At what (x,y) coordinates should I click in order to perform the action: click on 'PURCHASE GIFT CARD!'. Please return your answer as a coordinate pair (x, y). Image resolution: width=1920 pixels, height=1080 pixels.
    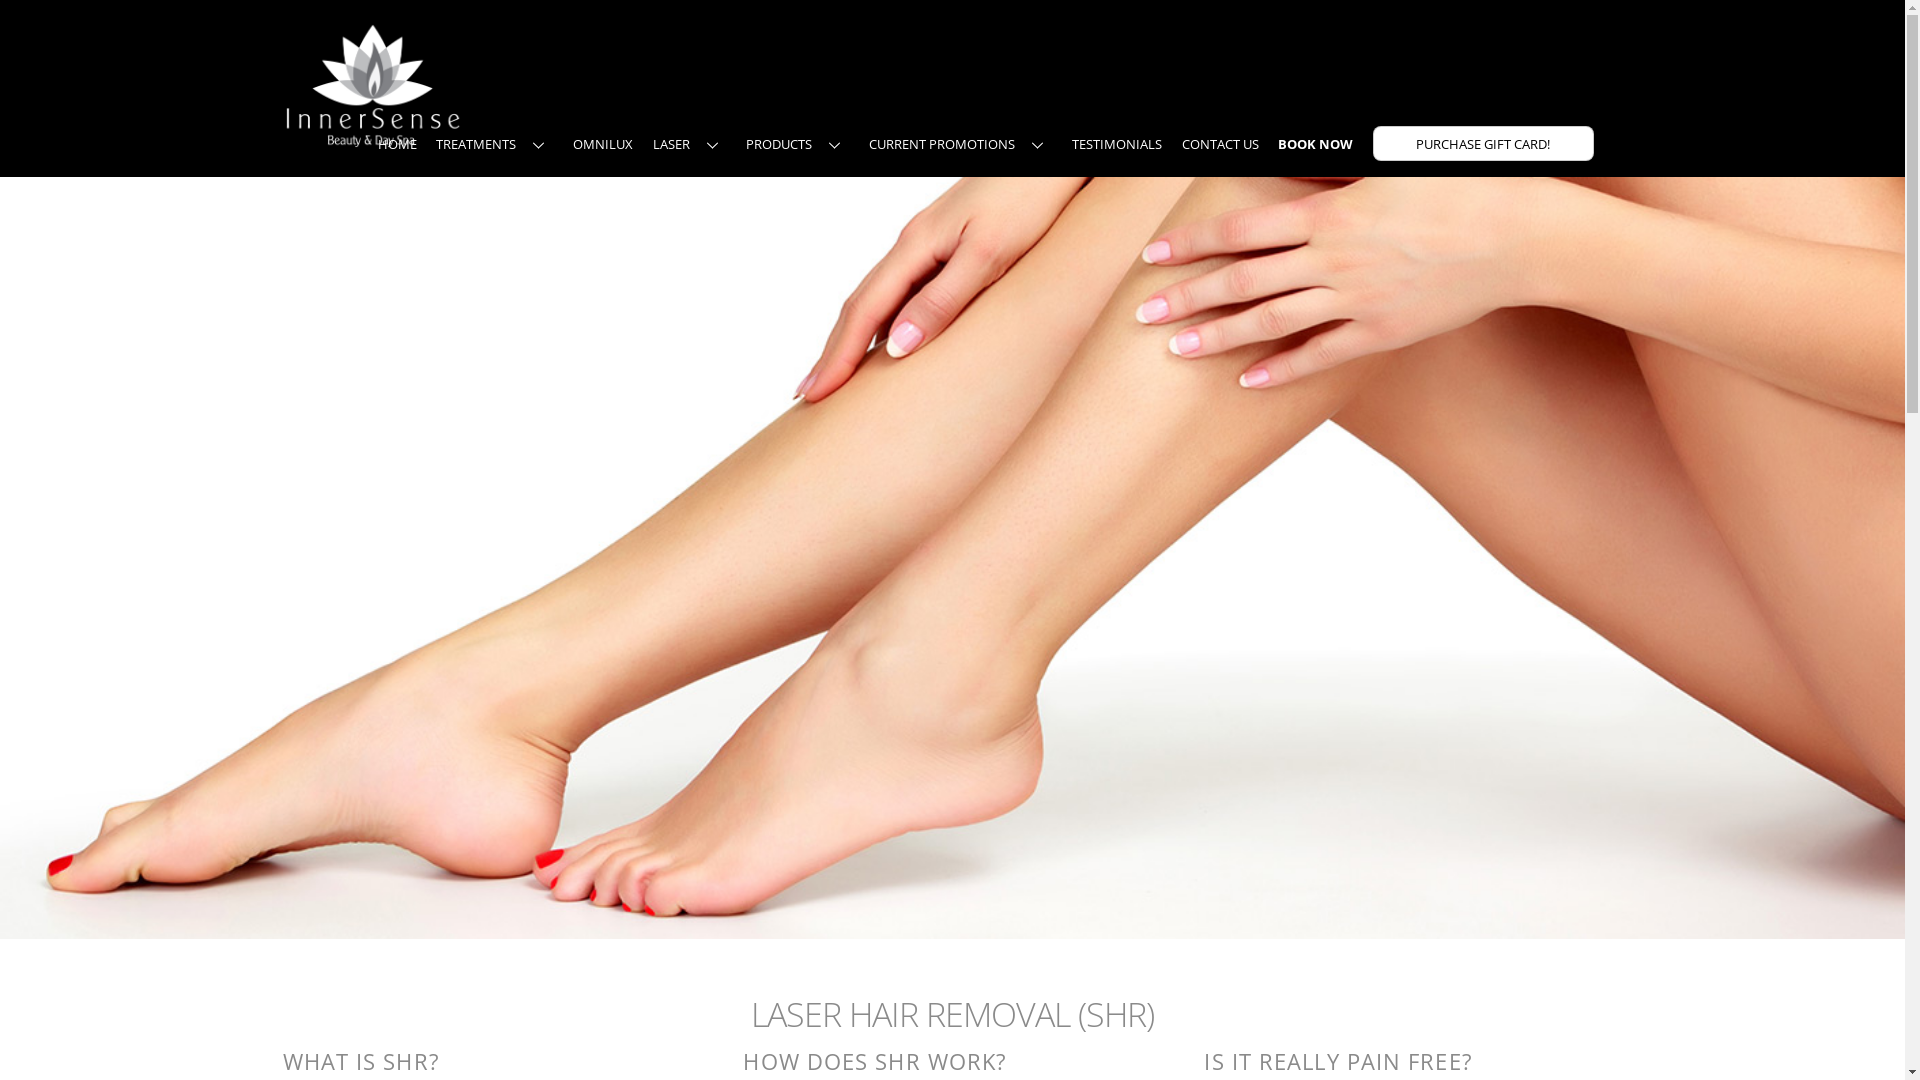
    Looking at the image, I should click on (1483, 142).